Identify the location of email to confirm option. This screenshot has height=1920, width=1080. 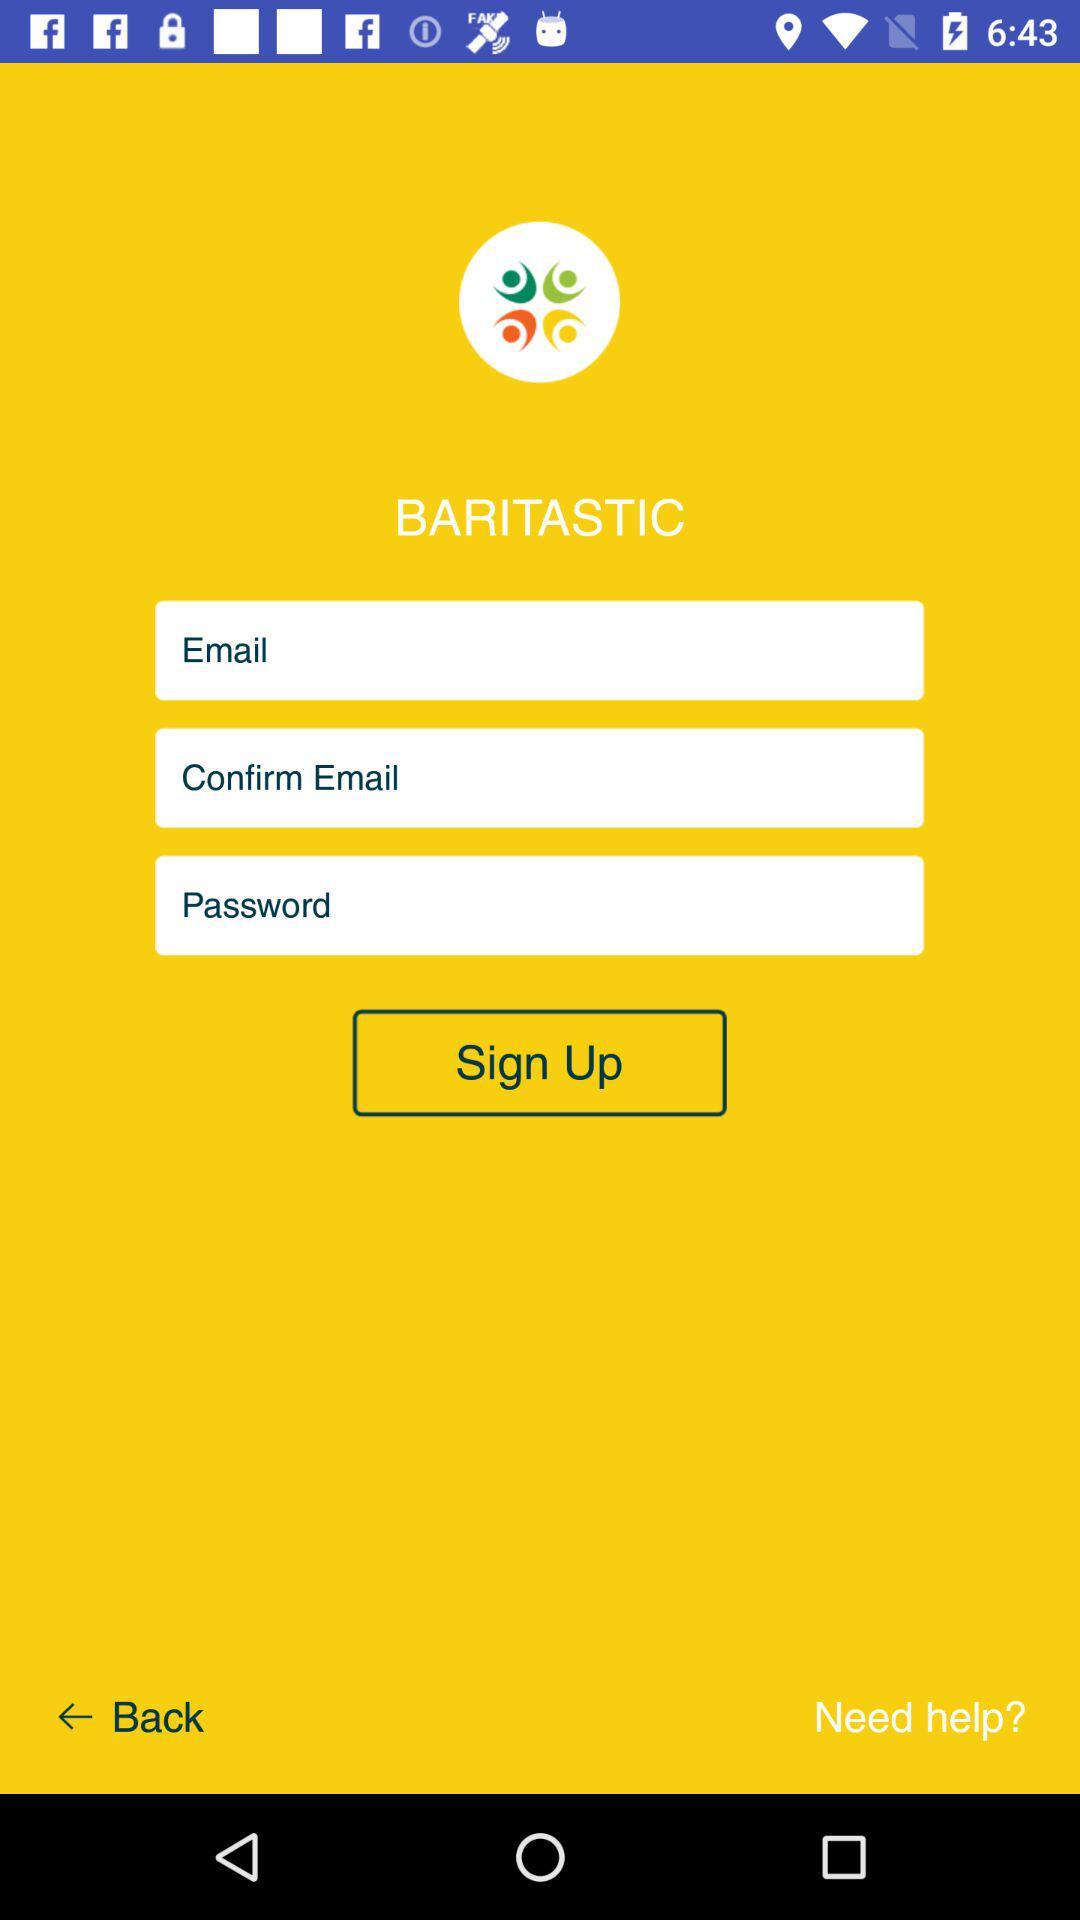
(540, 777).